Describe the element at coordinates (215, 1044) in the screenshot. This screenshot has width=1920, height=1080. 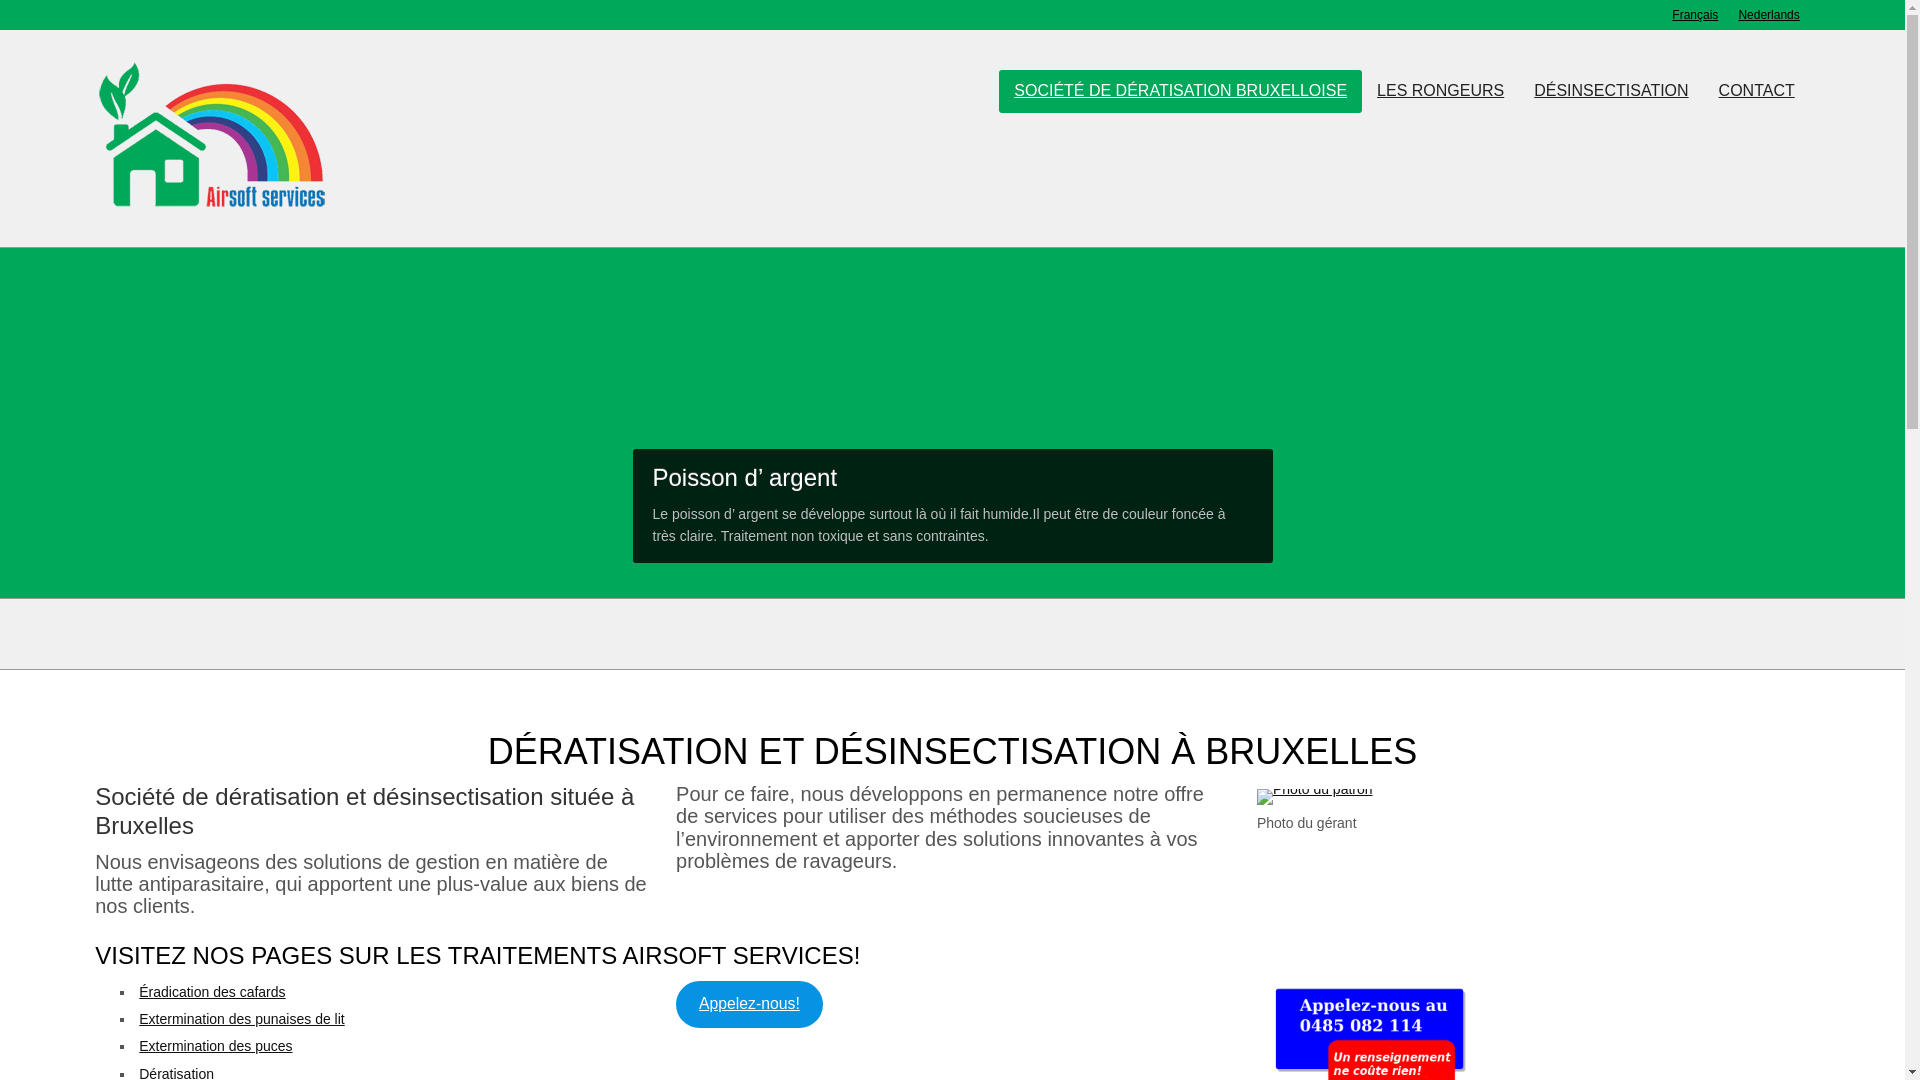
I see `'Extermination des puces'` at that location.